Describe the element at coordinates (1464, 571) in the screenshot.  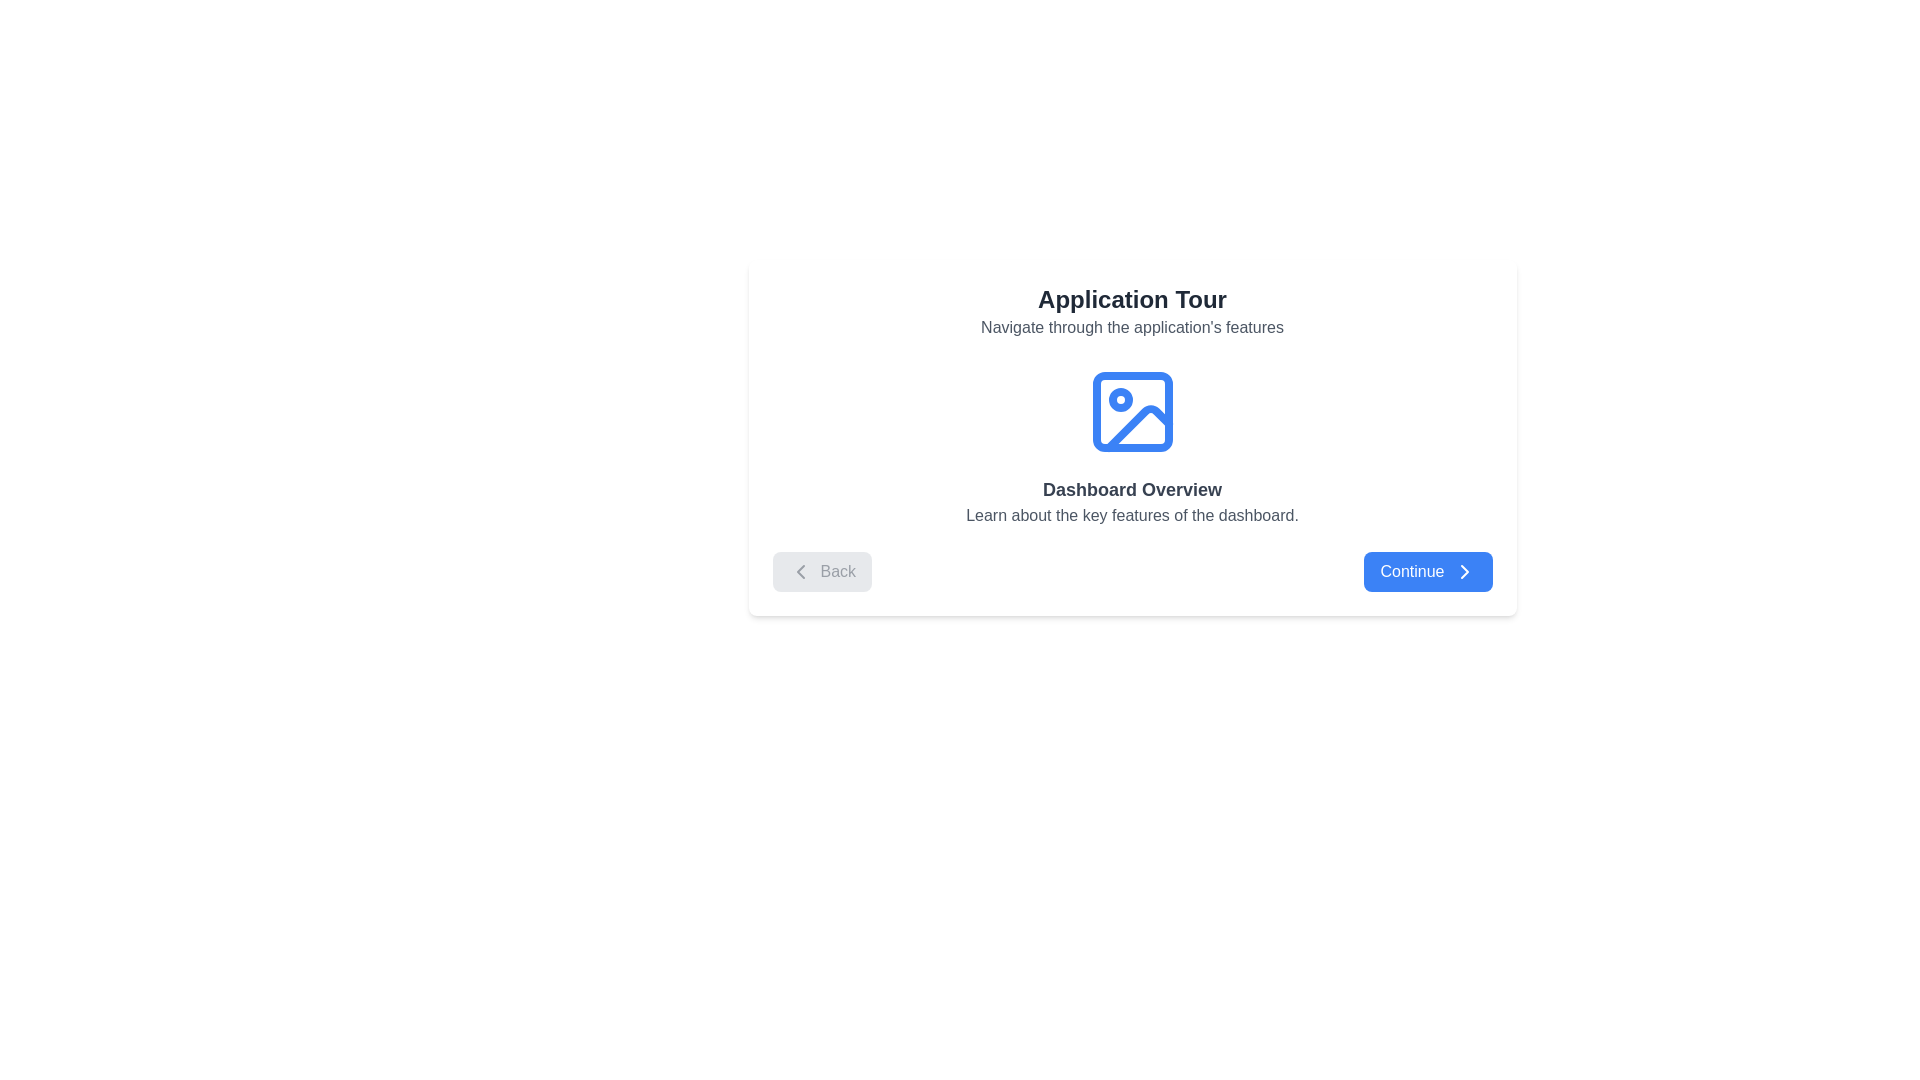
I see `the 'Continue' button that contains the decorative forward navigation arrow icon located at the extreme right edge of the button` at that location.